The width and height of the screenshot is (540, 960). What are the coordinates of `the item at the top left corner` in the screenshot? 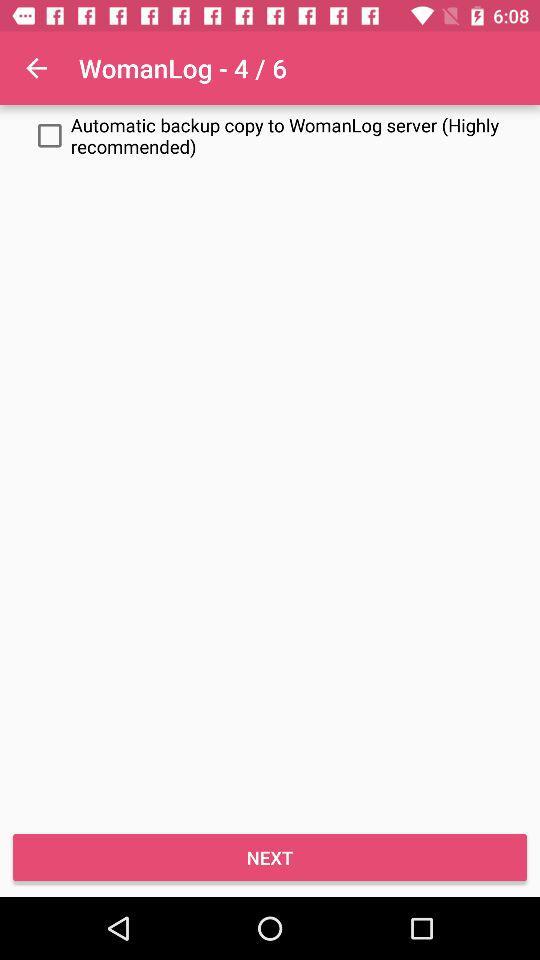 It's located at (36, 68).